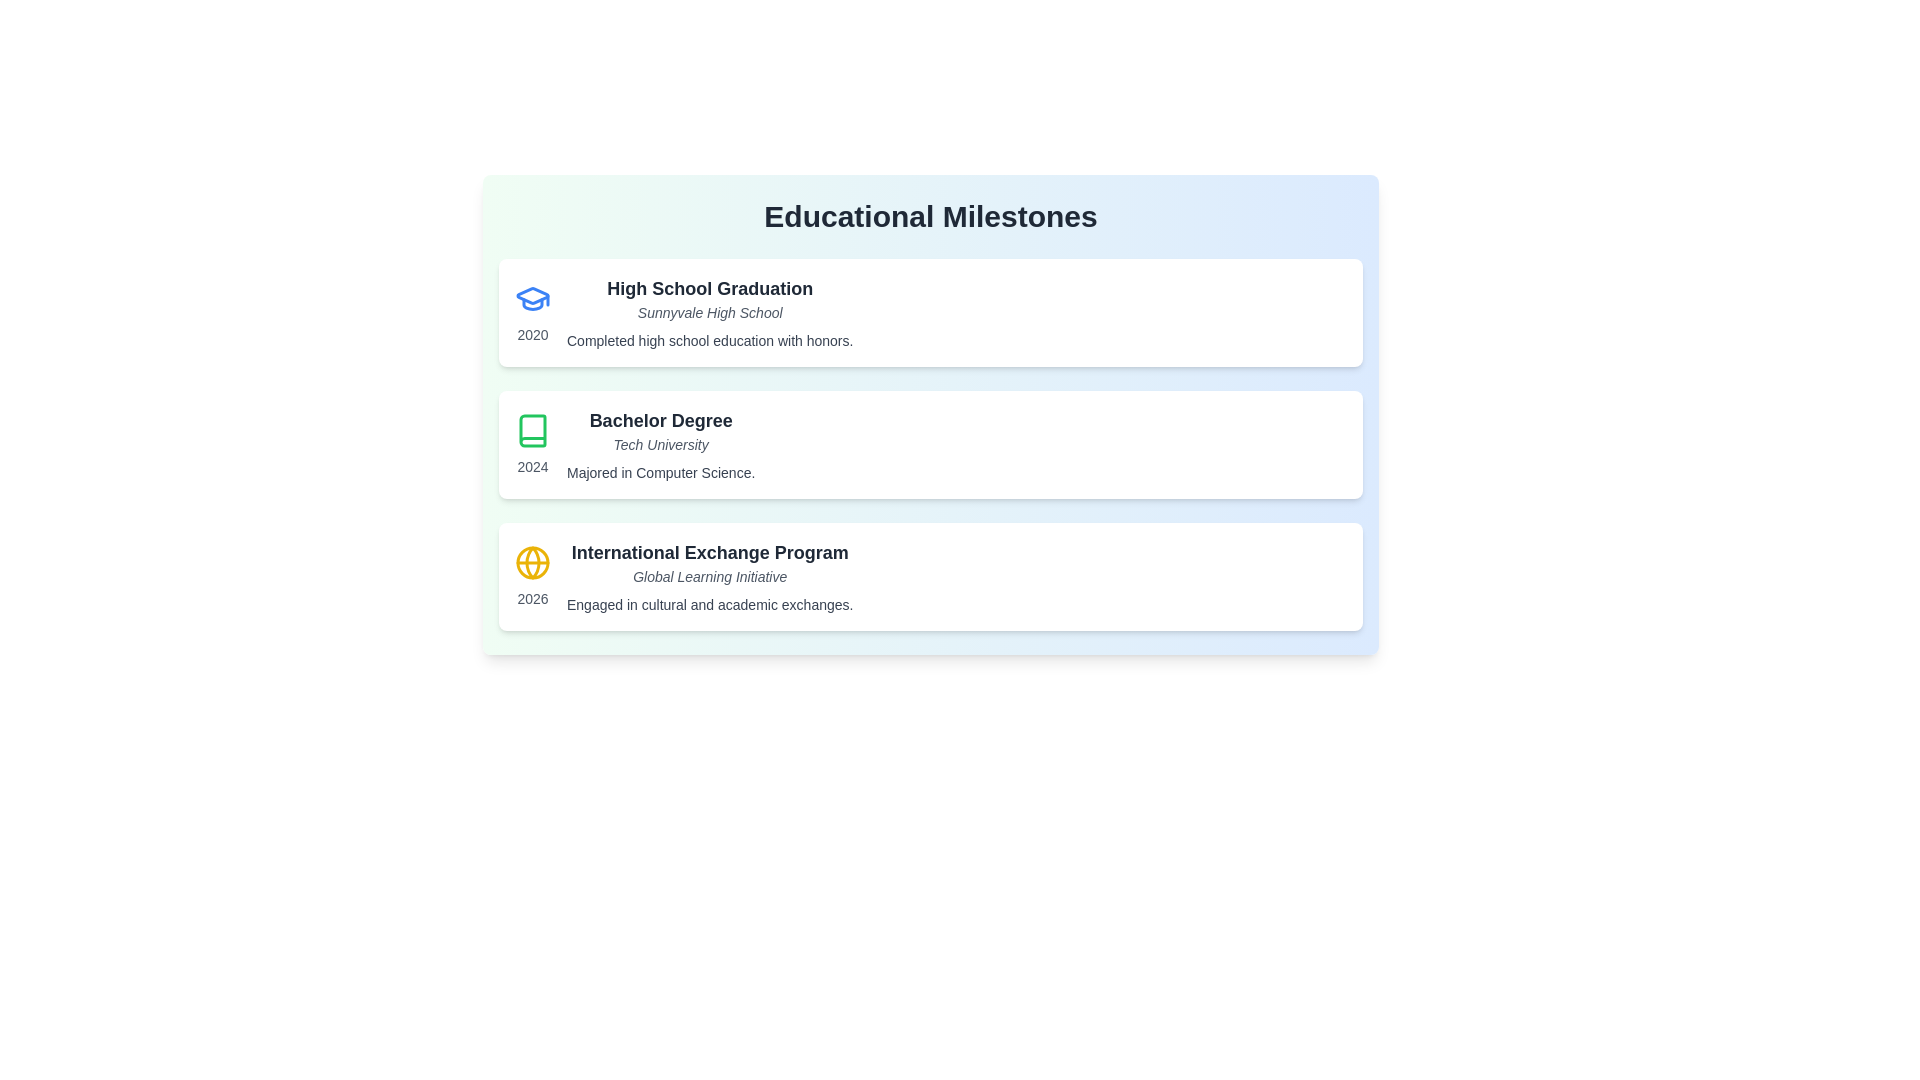 The height and width of the screenshot is (1080, 1920). I want to click on the 'Bachelor Degree' milestone icon located in the left column above the year text '2024', so click(532, 430).